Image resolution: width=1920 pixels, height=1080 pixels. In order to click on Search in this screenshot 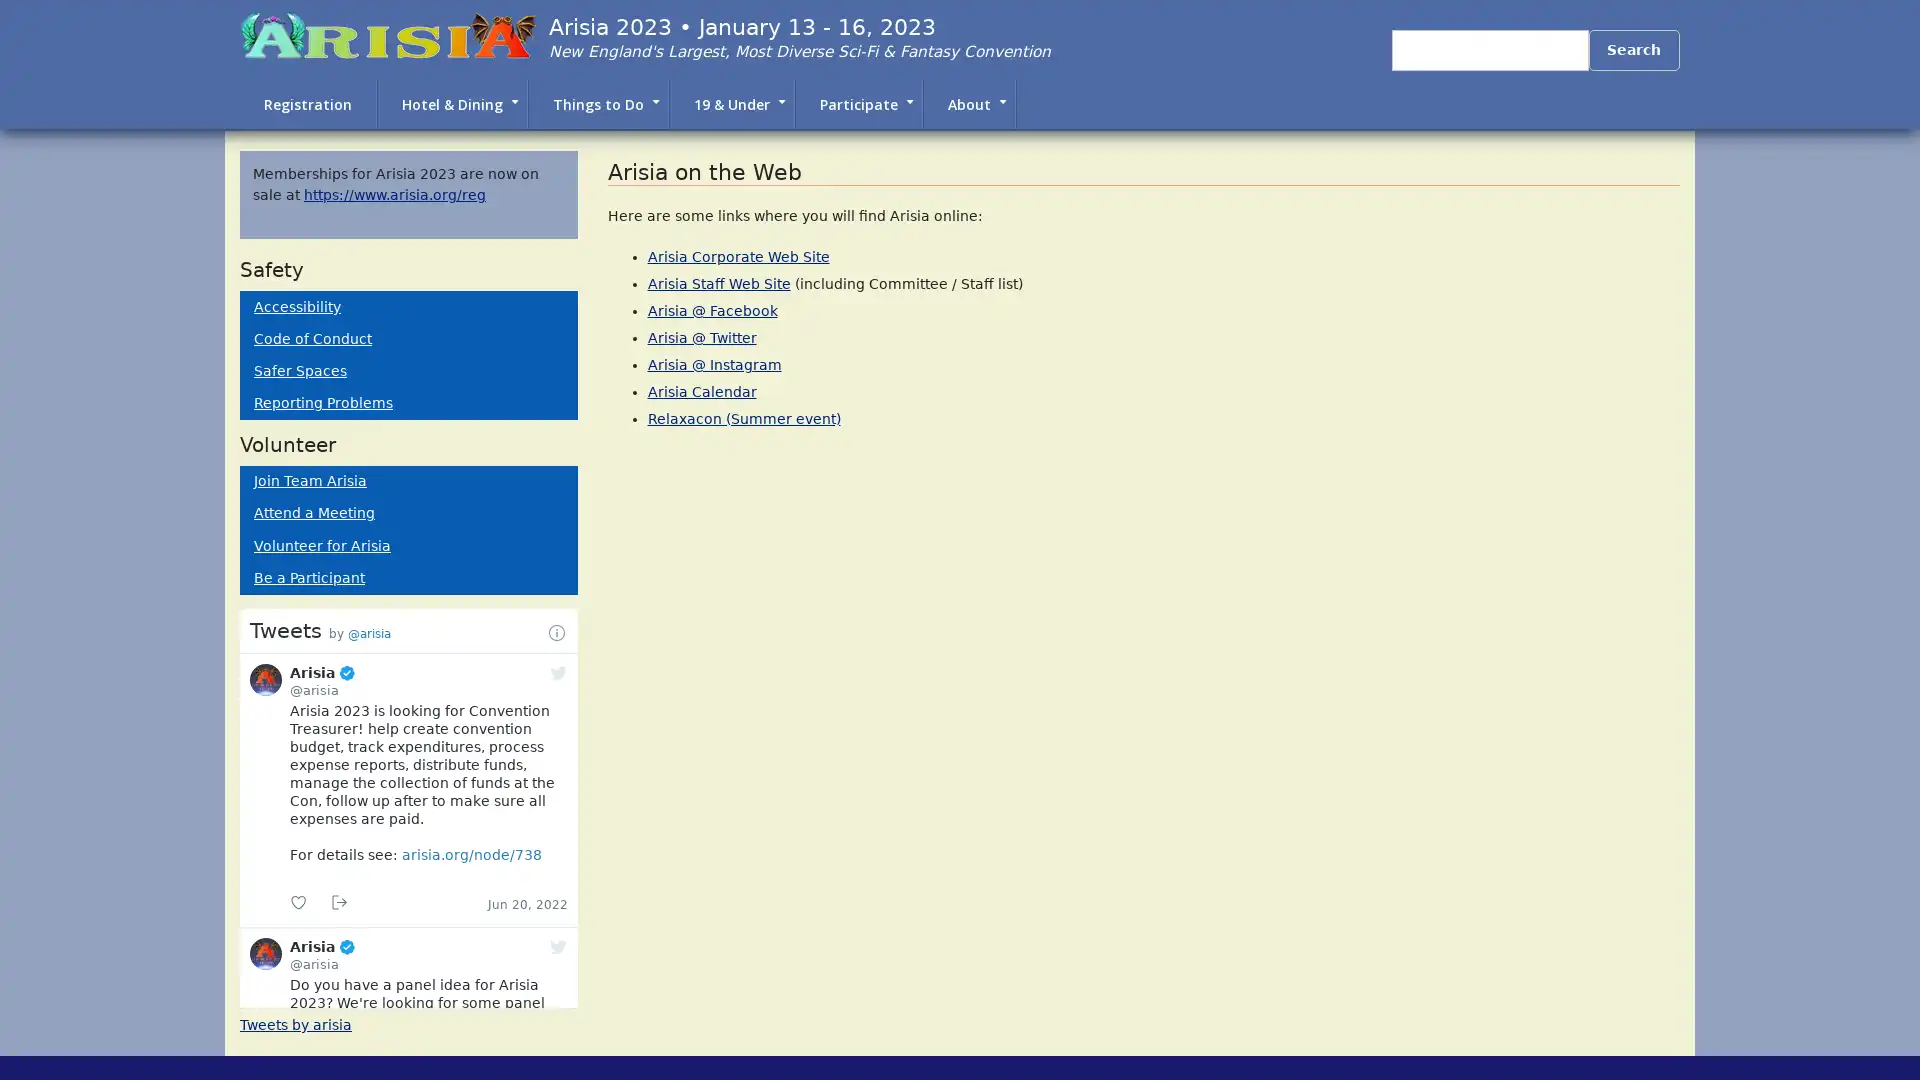, I will do `click(1633, 49)`.